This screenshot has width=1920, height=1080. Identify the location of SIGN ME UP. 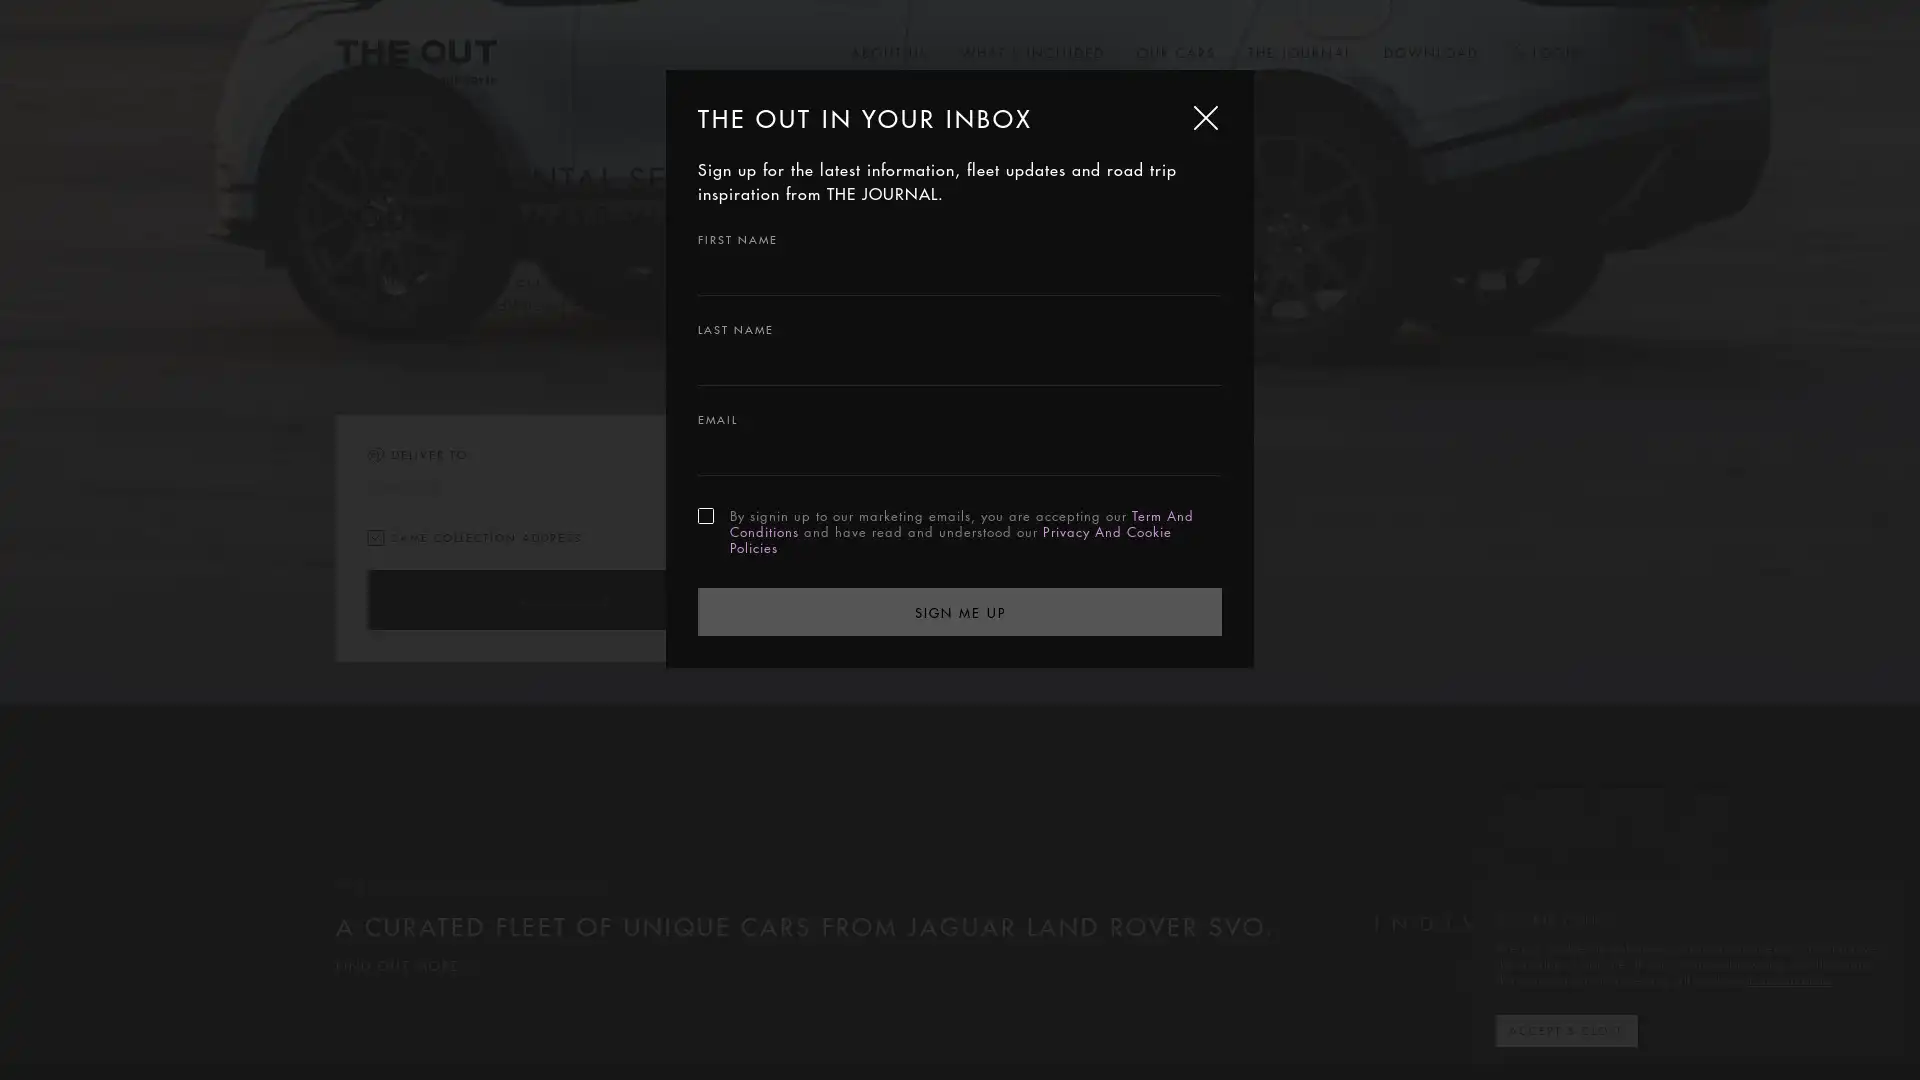
(960, 609).